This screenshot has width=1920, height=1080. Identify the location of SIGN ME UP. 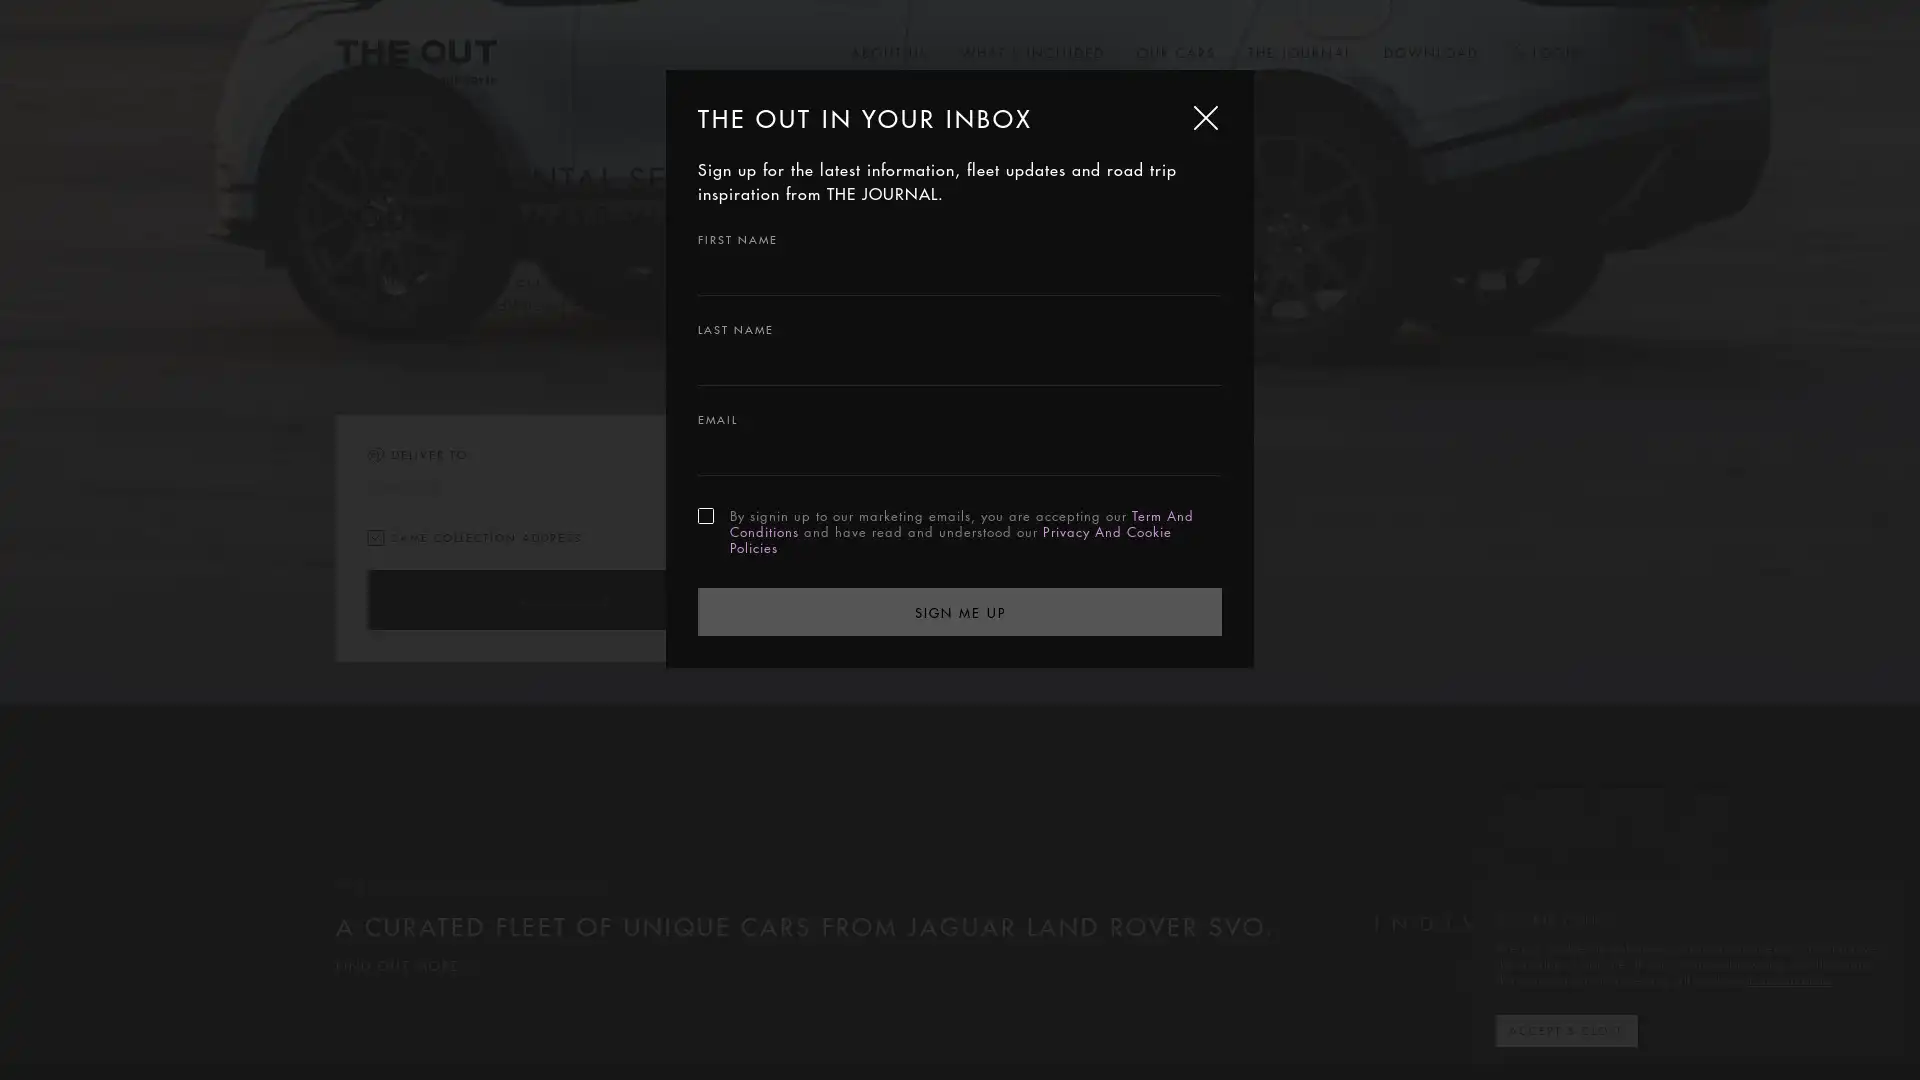
(960, 609).